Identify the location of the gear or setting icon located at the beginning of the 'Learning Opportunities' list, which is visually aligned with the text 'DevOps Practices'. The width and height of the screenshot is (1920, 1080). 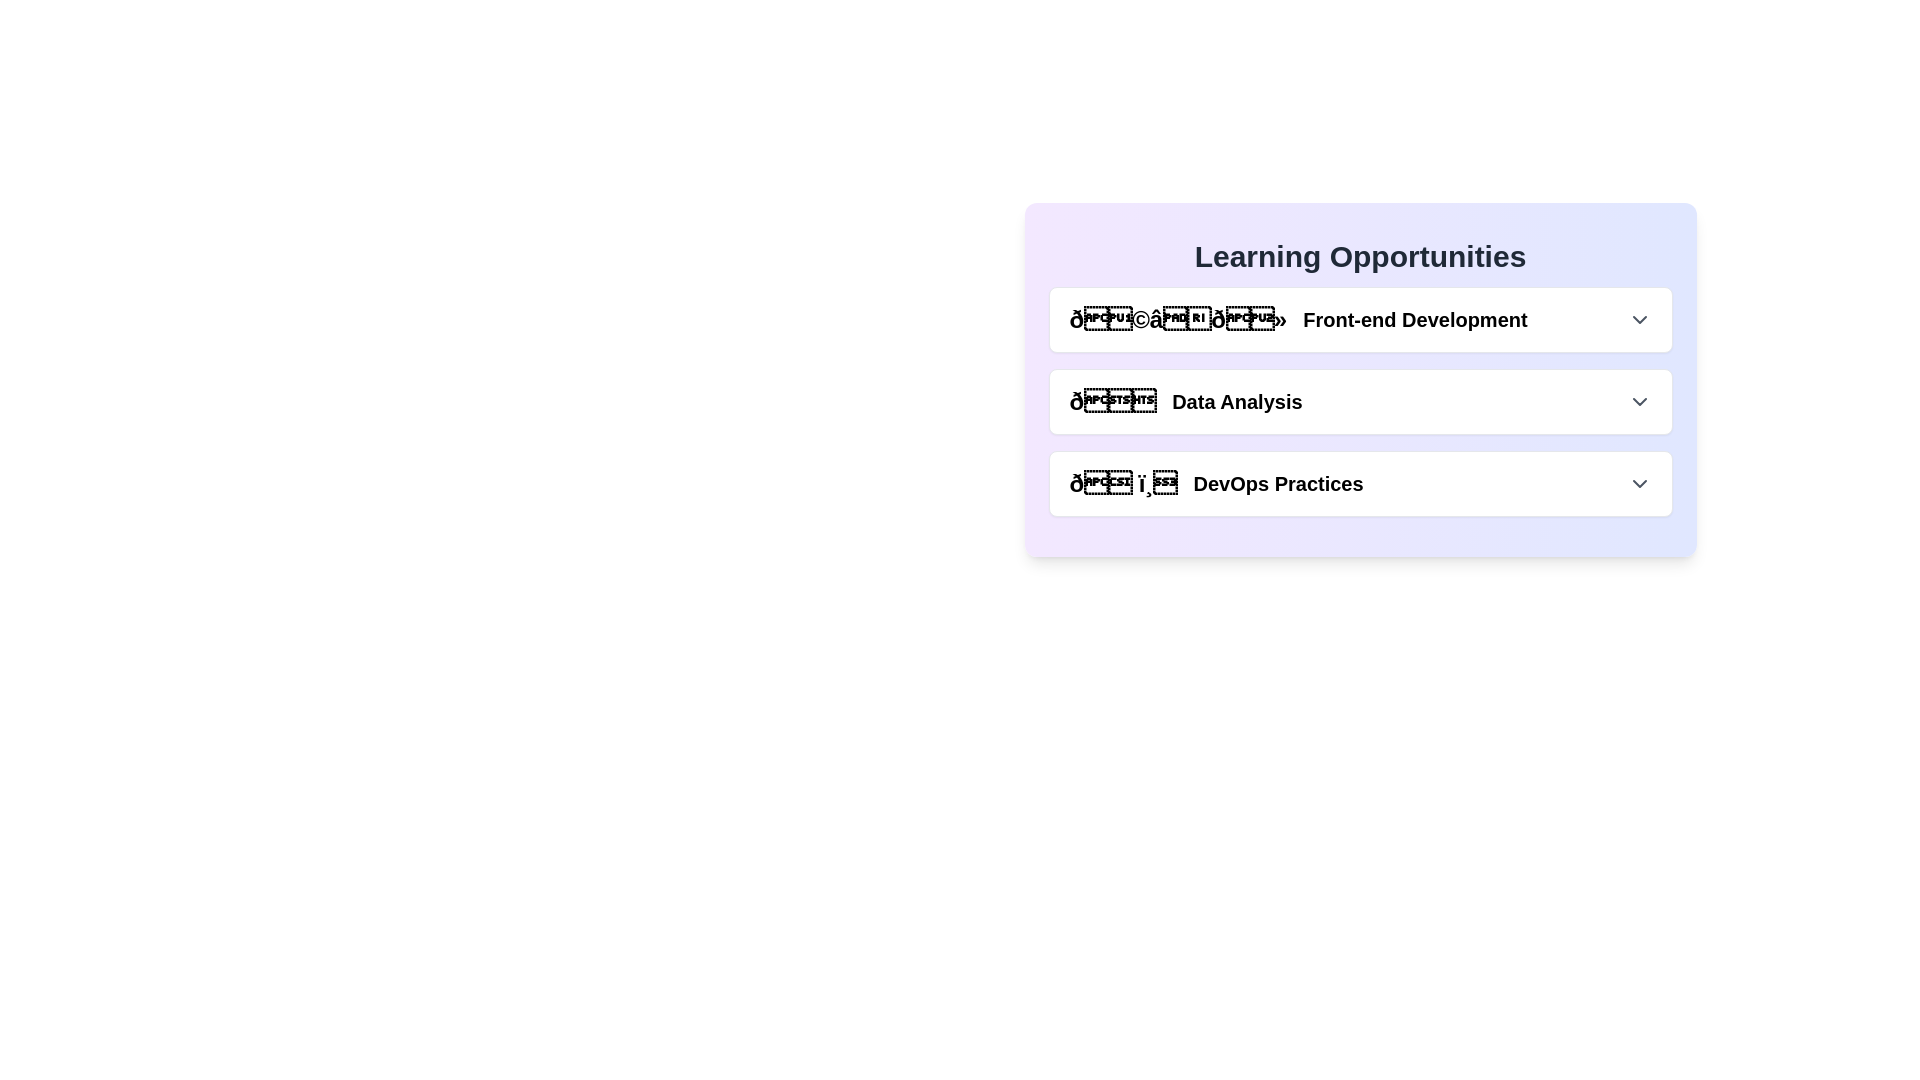
(1123, 483).